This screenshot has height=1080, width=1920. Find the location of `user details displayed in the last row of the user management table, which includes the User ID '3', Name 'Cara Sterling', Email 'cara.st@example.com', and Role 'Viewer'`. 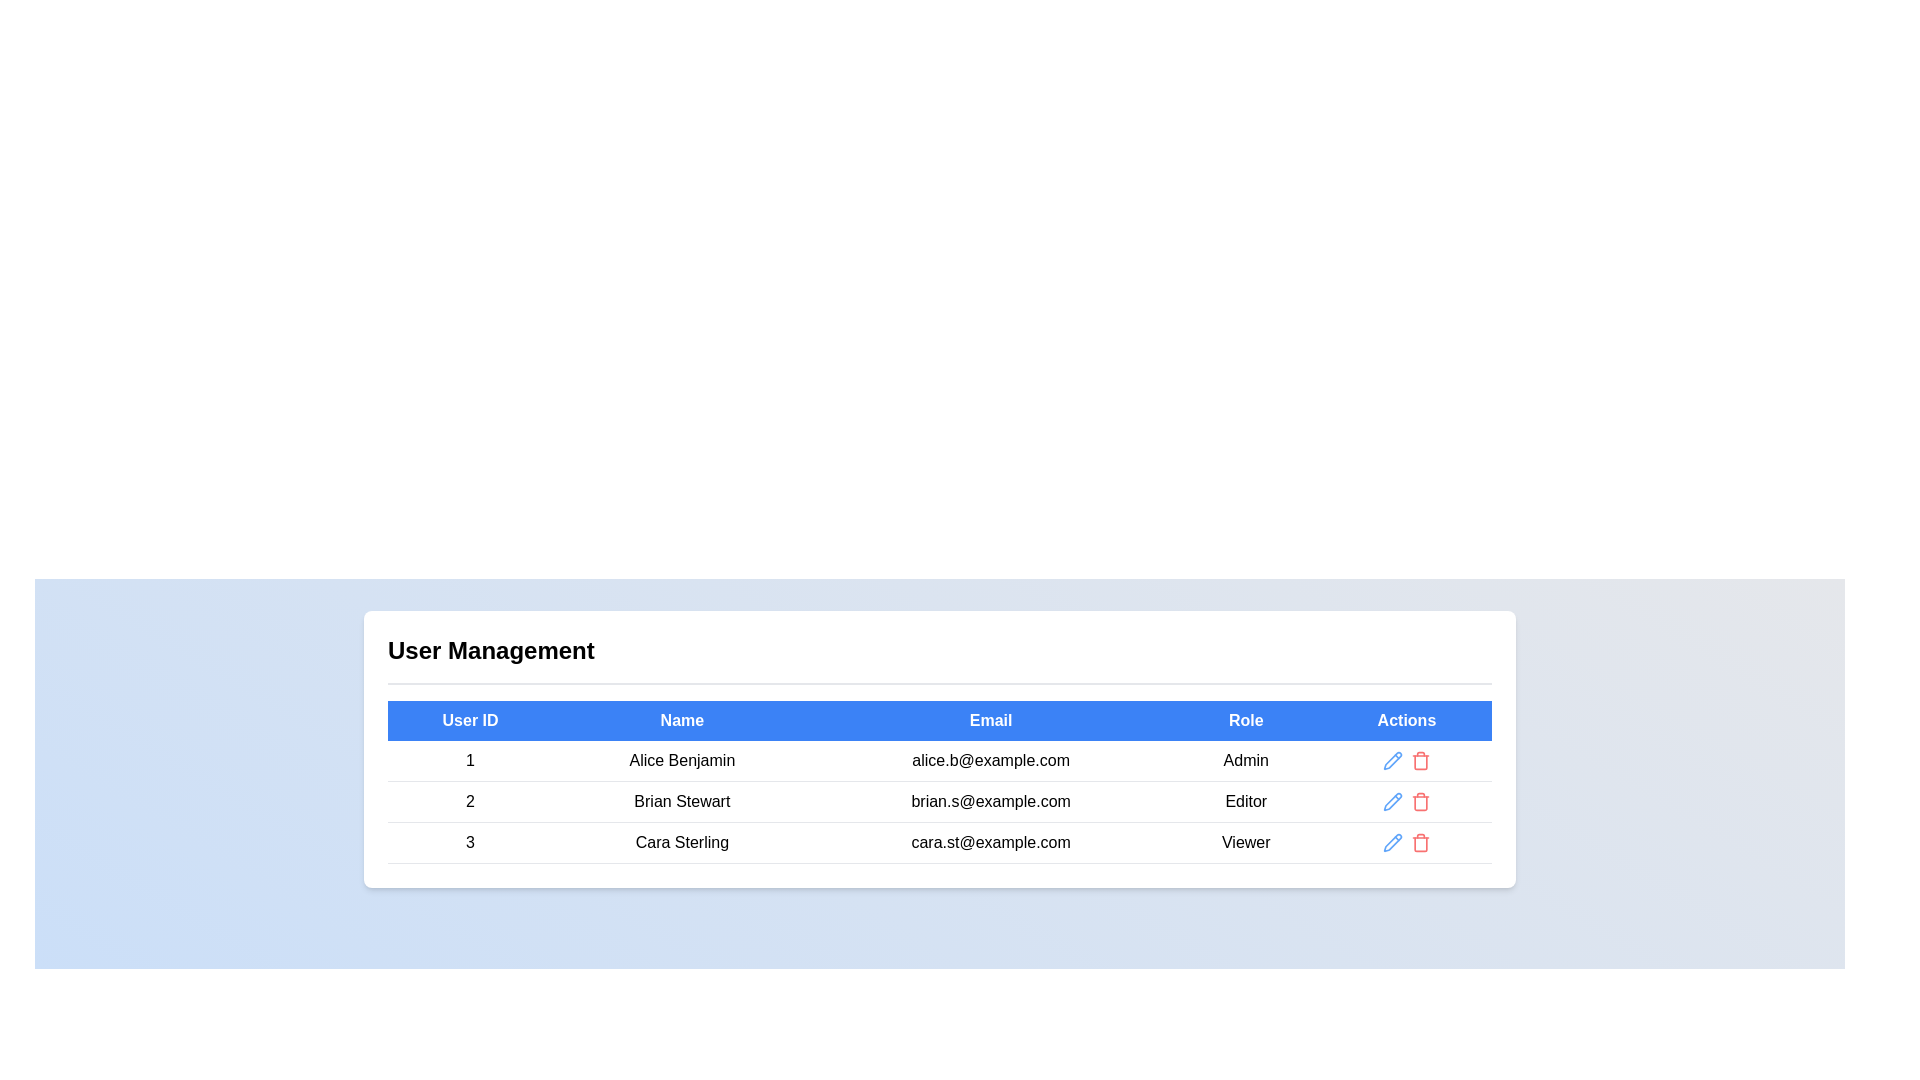

user details displayed in the last row of the user management table, which includes the User ID '3', Name 'Cara Sterling', Email 'cara.st@example.com', and Role 'Viewer' is located at coordinates (939, 843).